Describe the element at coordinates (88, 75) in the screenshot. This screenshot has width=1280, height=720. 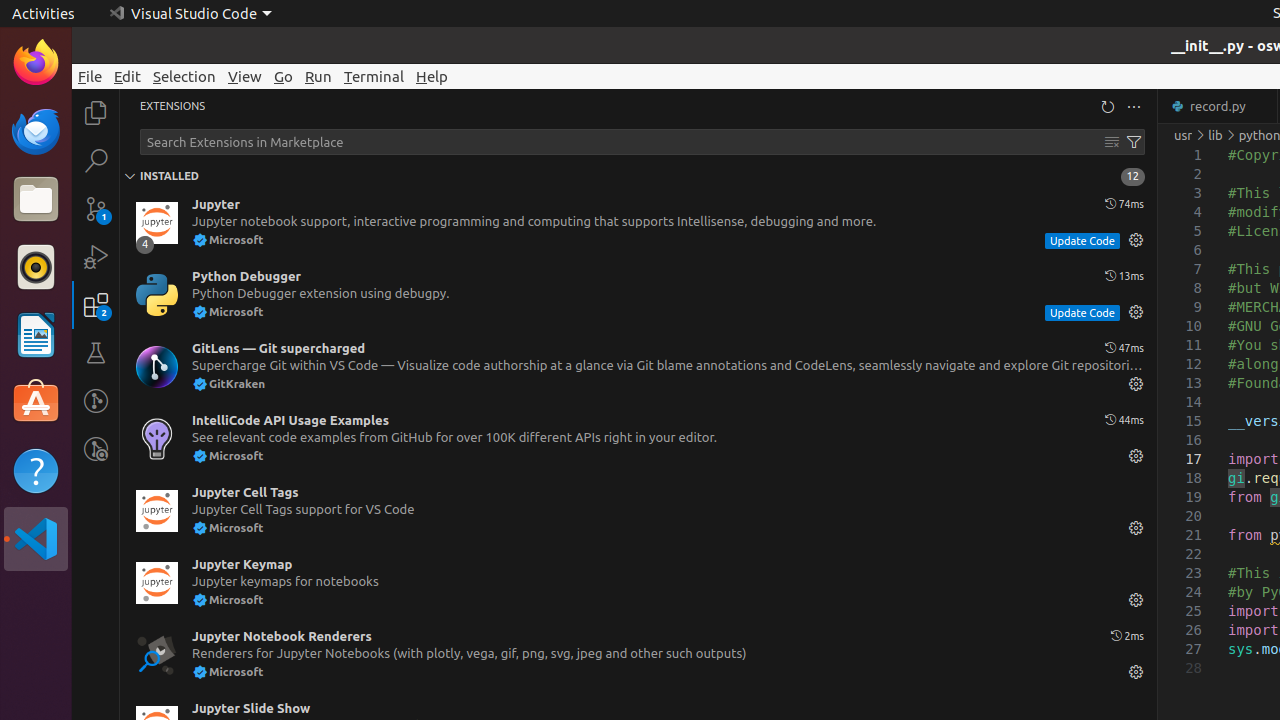
I see `'File'` at that location.